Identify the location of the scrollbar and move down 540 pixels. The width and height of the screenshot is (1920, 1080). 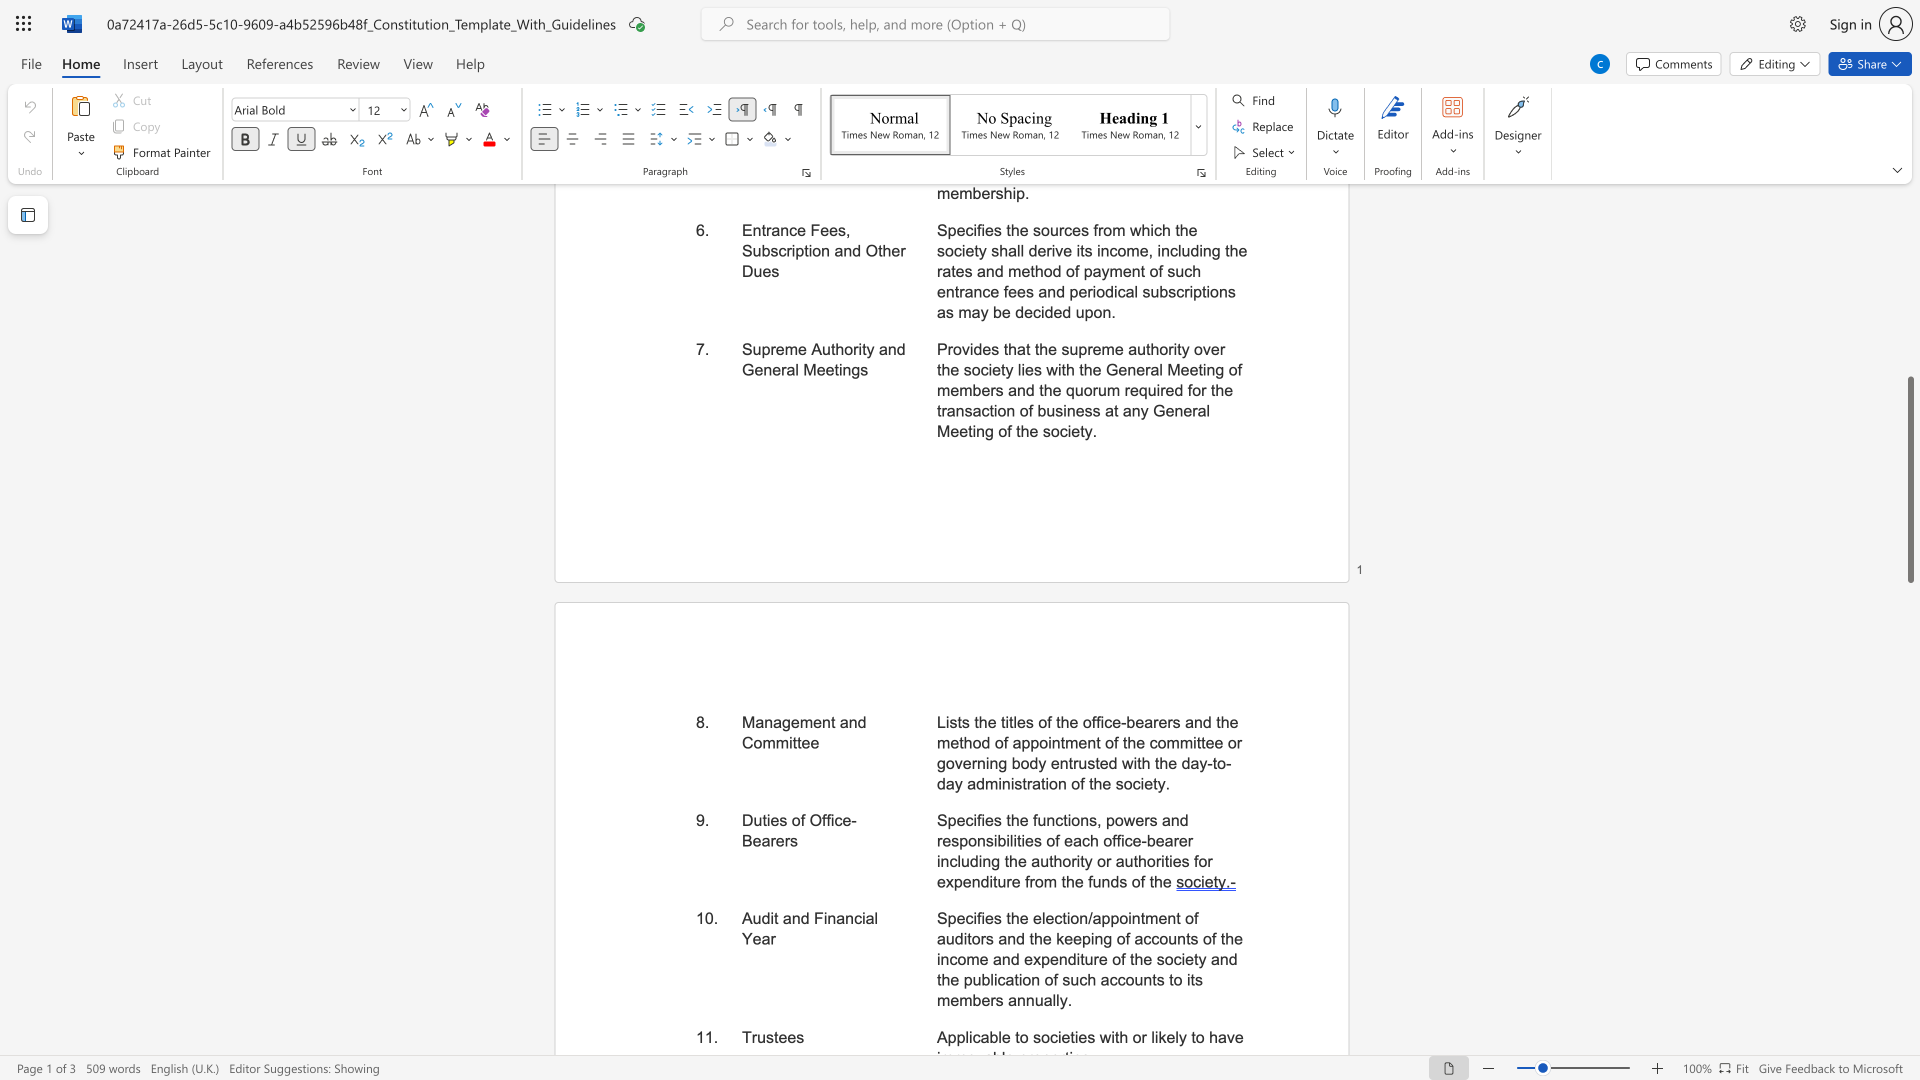
(1909, 479).